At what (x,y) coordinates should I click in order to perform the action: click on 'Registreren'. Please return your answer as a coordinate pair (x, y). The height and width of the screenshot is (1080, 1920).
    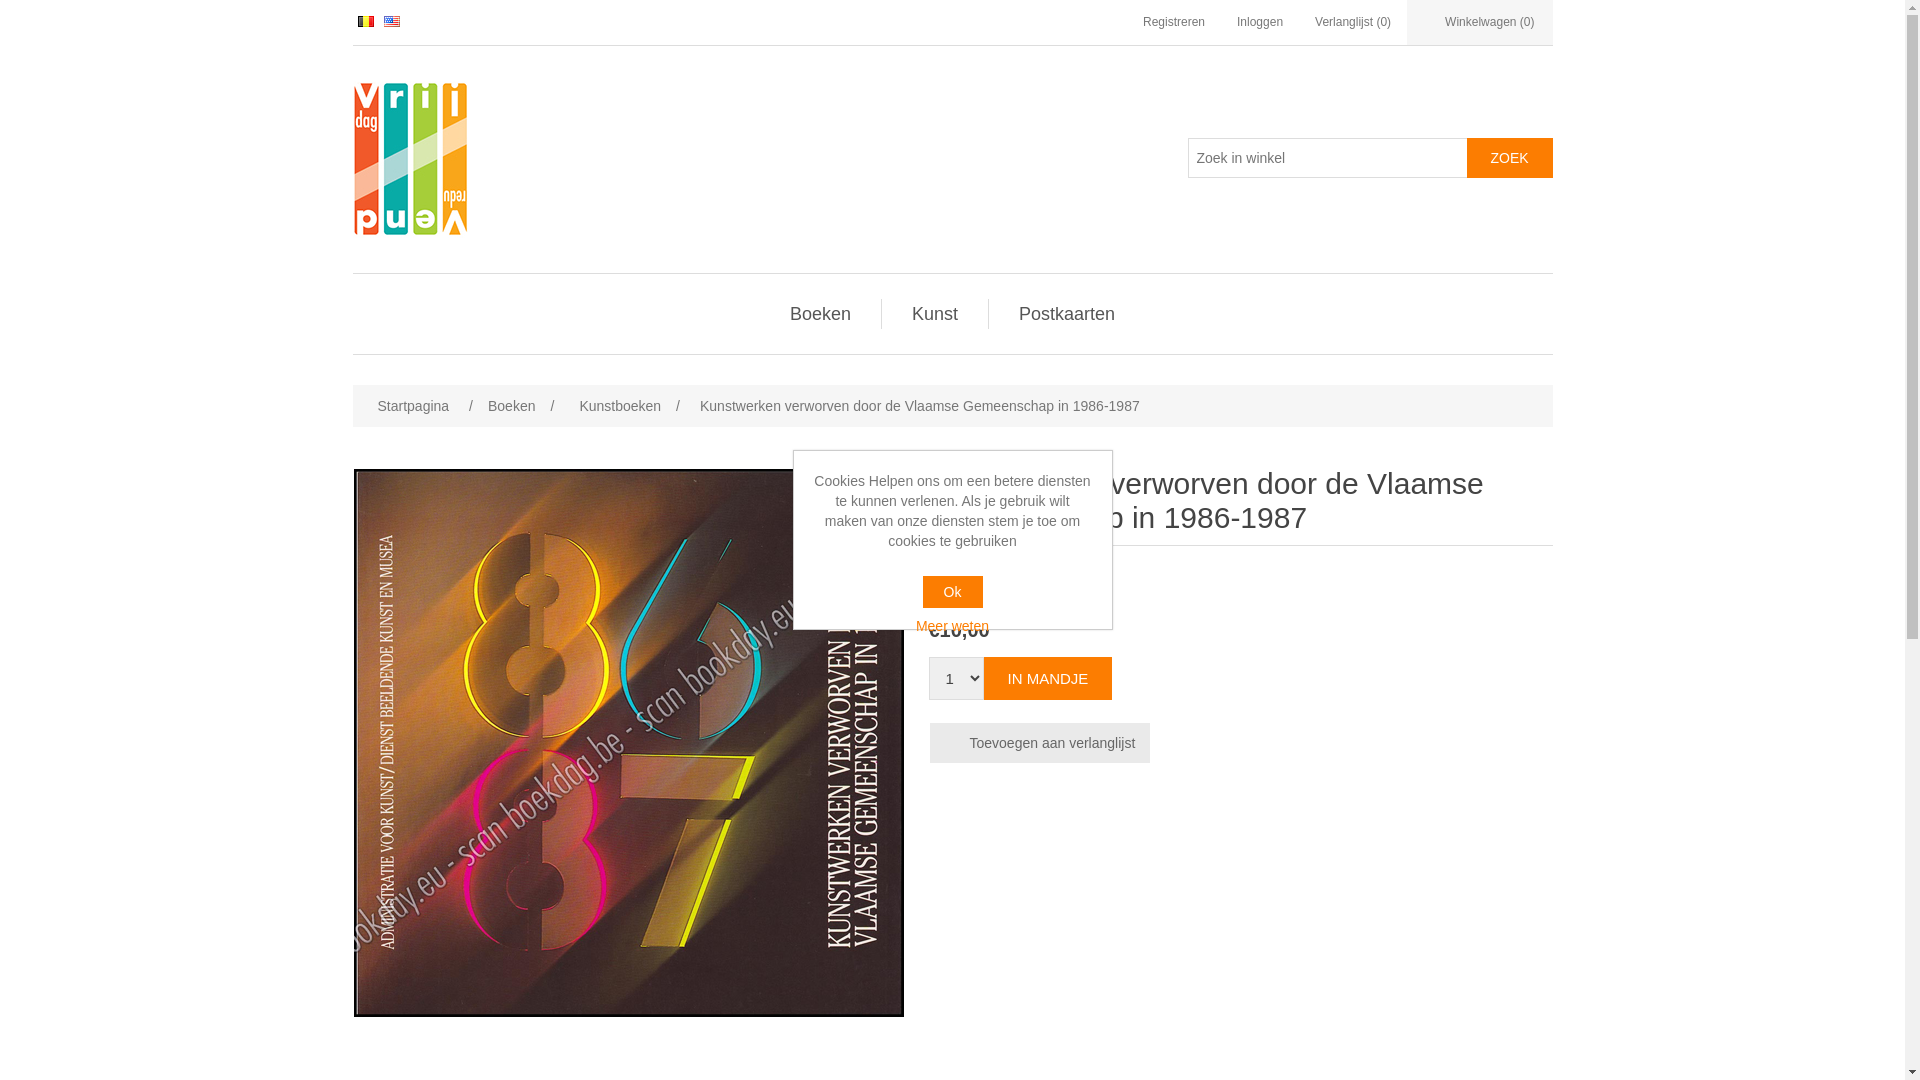
    Looking at the image, I should click on (1174, 22).